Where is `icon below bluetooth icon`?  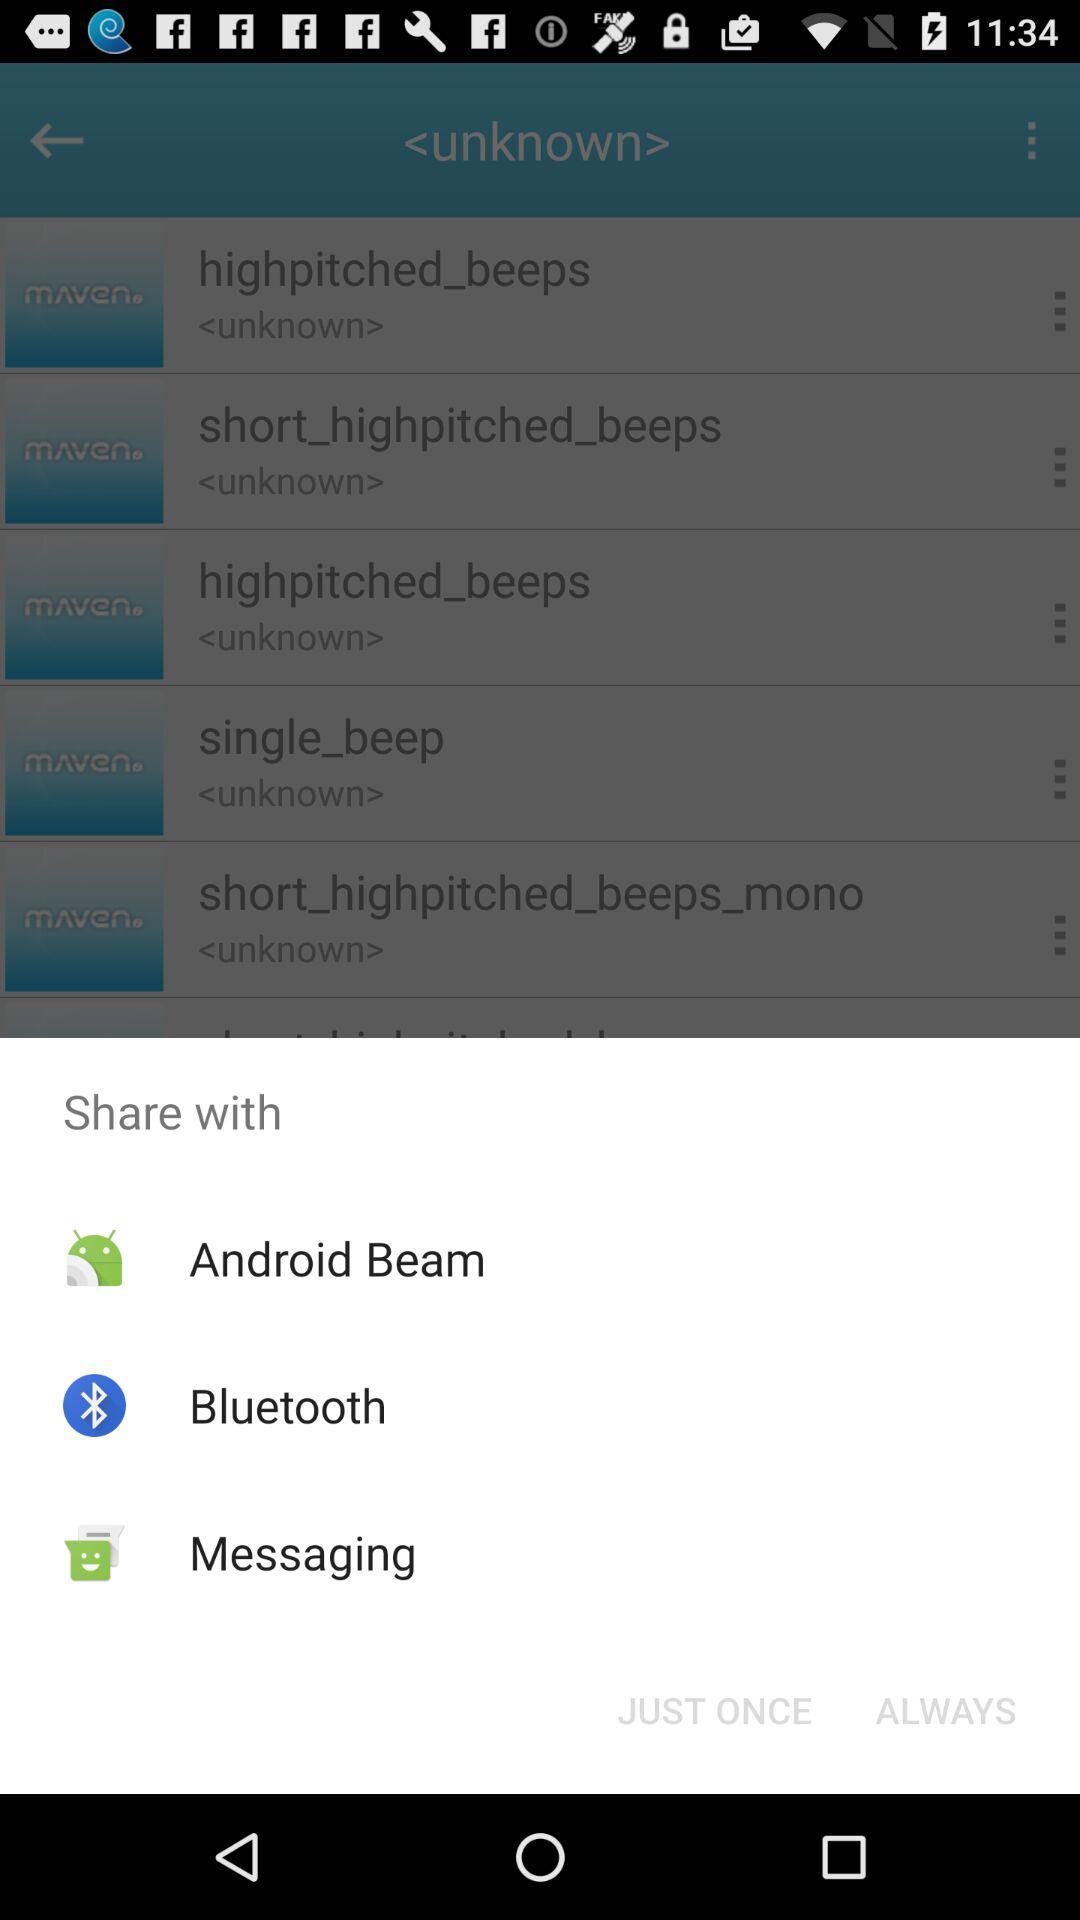
icon below bluetooth icon is located at coordinates (303, 1551).